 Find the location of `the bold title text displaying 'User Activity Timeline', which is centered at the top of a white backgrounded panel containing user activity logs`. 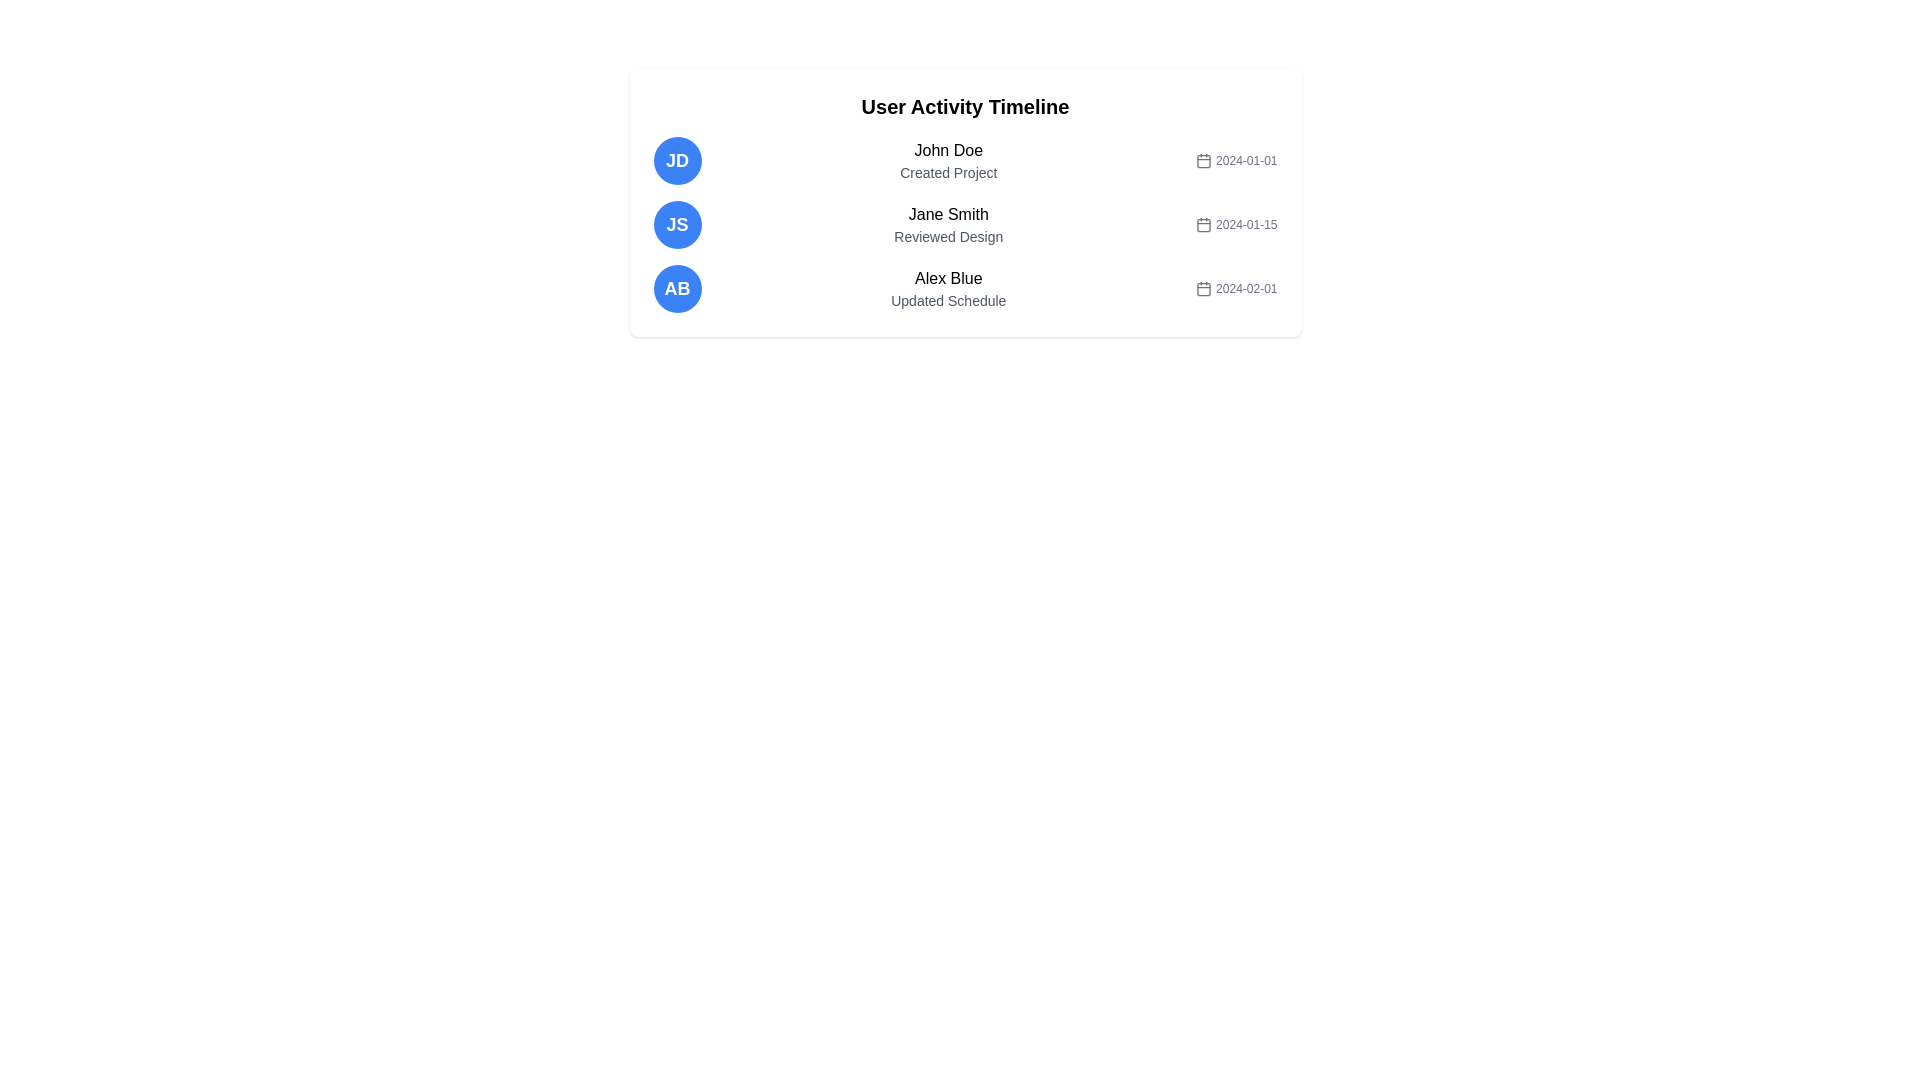

the bold title text displaying 'User Activity Timeline', which is centered at the top of a white backgrounded panel containing user activity logs is located at coordinates (965, 107).